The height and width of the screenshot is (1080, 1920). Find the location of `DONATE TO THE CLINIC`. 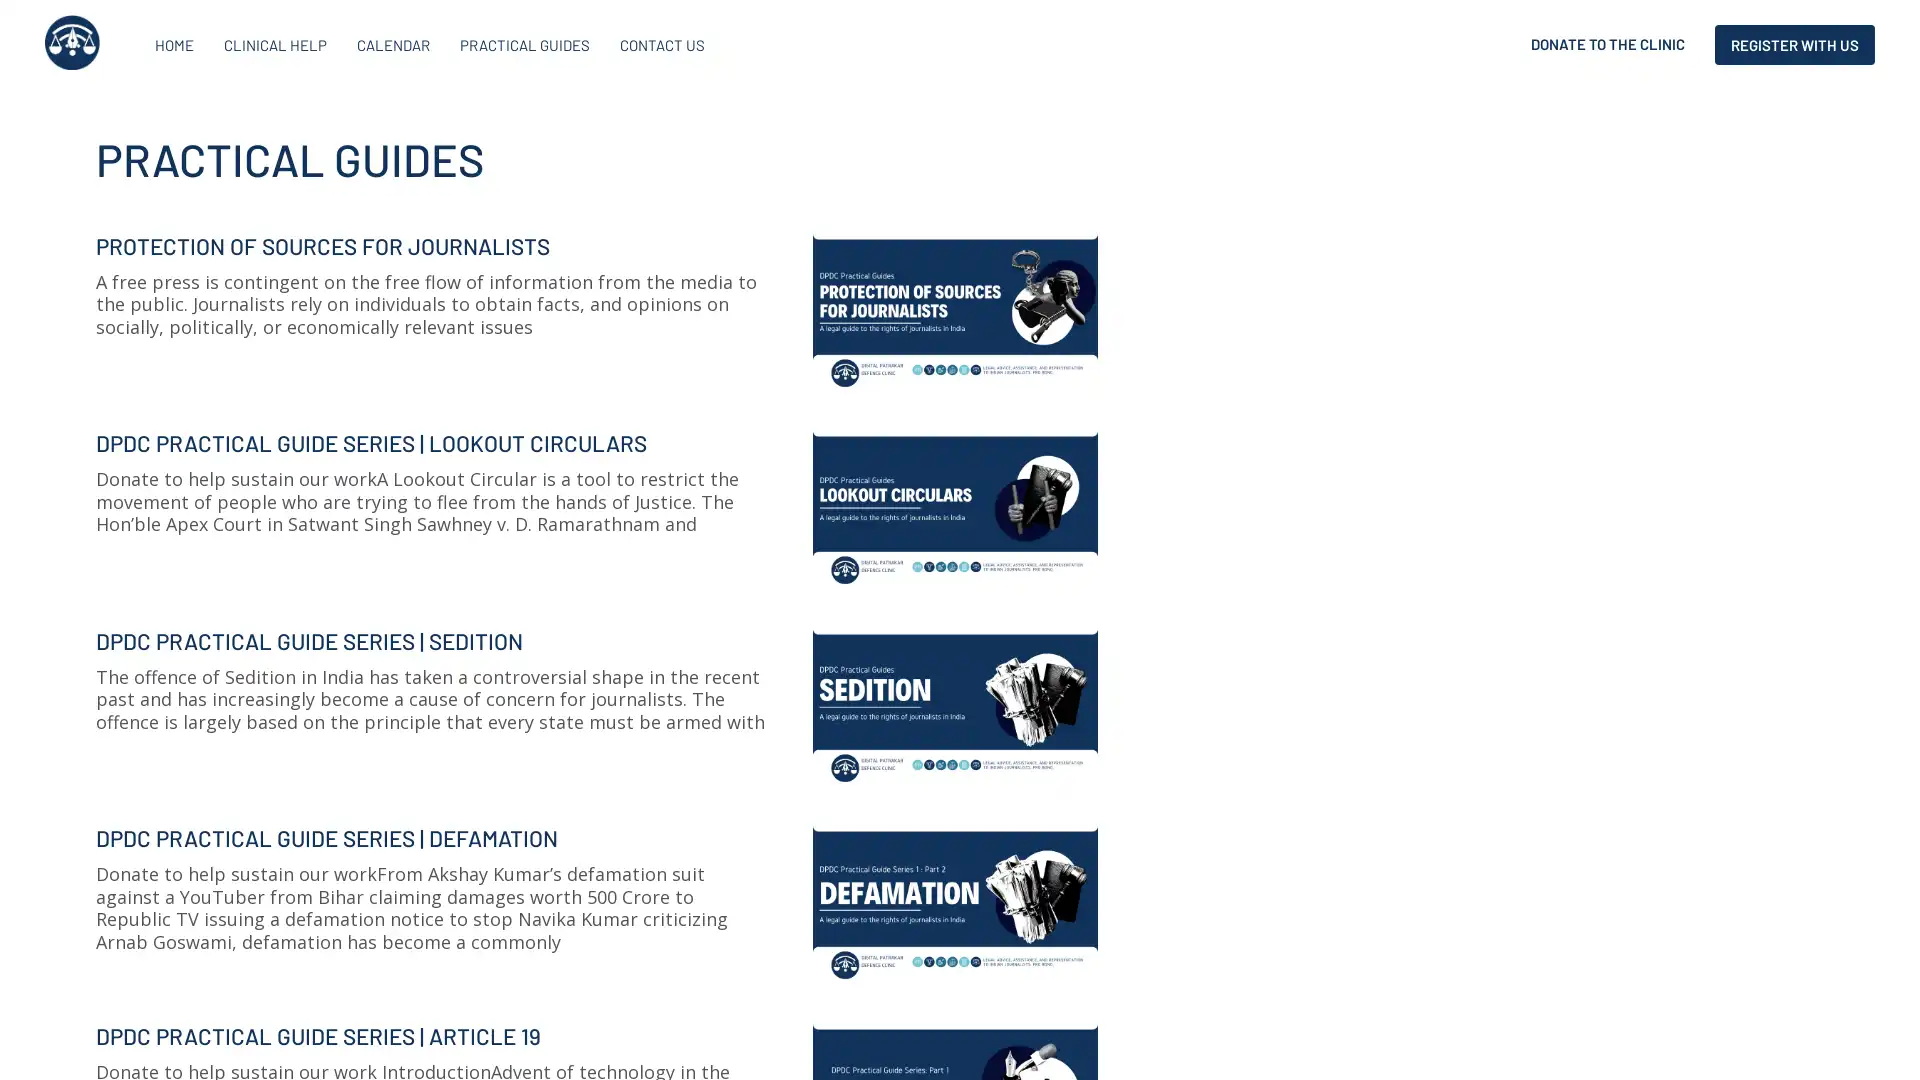

DONATE TO THE CLINIC is located at coordinates (1608, 45).